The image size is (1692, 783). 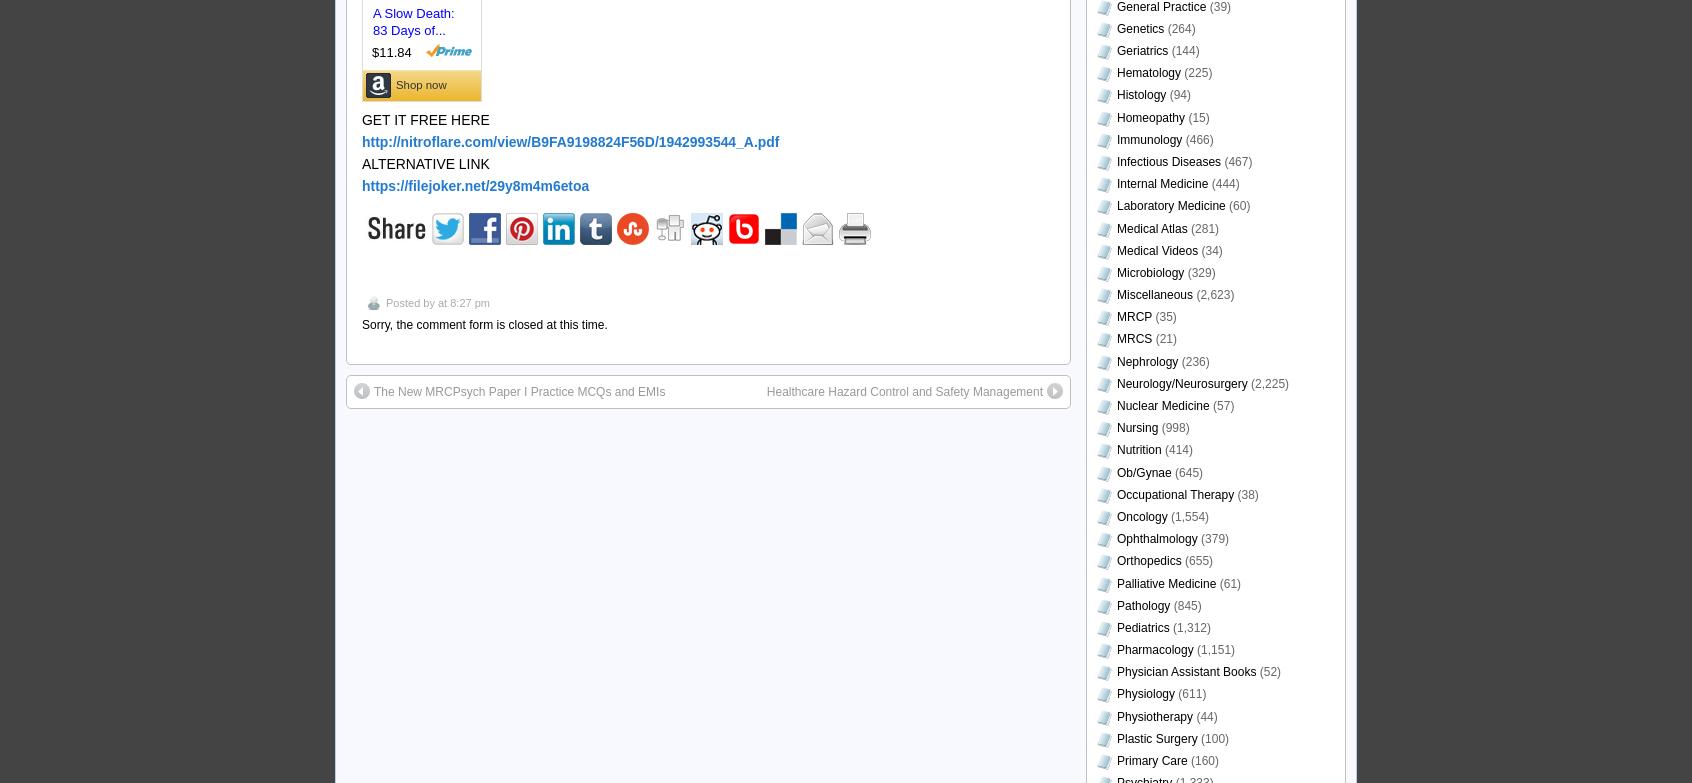 What do you see at coordinates (1149, 272) in the screenshot?
I see `'Microbiology'` at bounding box center [1149, 272].